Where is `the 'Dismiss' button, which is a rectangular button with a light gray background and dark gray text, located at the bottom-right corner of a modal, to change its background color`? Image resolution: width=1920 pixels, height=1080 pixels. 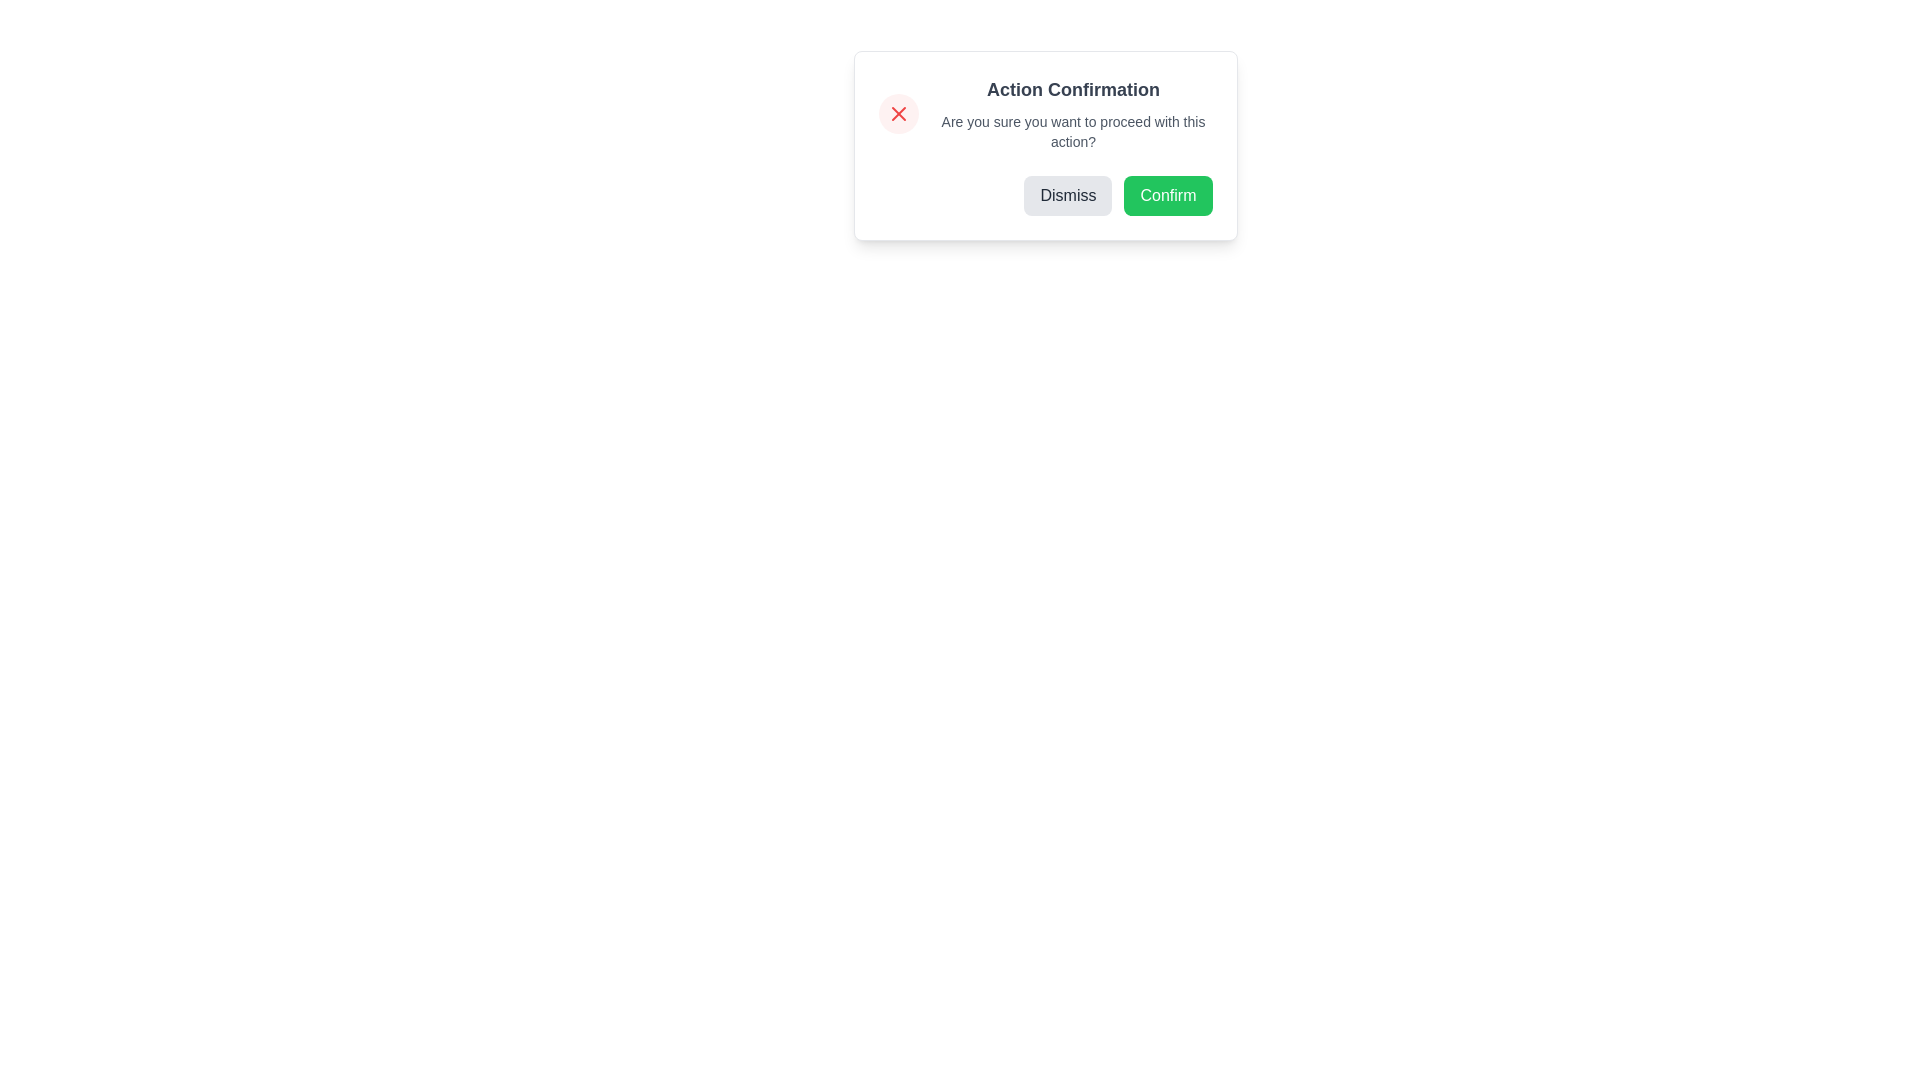
the 'Dismiss' button, which is a rectangular button with a light gray background and dark gray text, located at the bottom-right corner of a modal, to change its background color is located at coordinates (1067, 196).